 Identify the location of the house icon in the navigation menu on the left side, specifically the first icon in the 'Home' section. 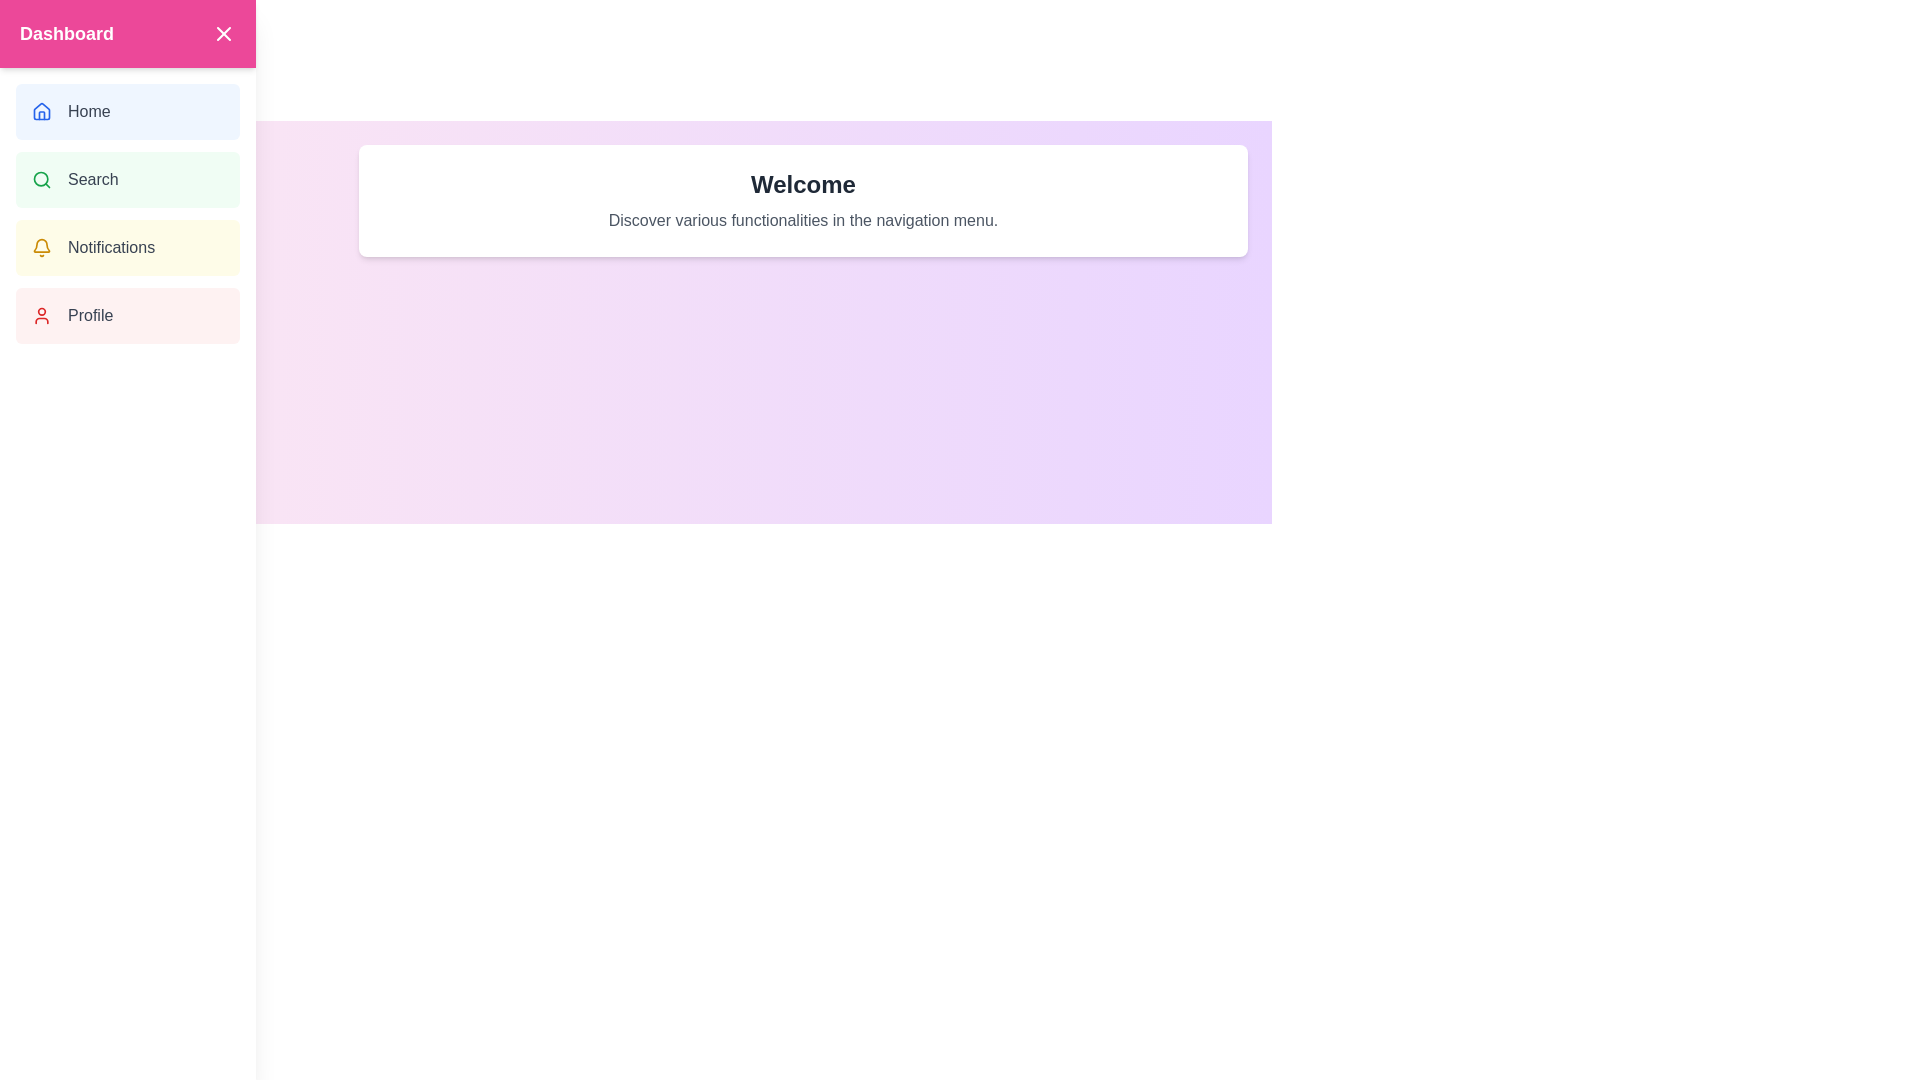
(42, 111).